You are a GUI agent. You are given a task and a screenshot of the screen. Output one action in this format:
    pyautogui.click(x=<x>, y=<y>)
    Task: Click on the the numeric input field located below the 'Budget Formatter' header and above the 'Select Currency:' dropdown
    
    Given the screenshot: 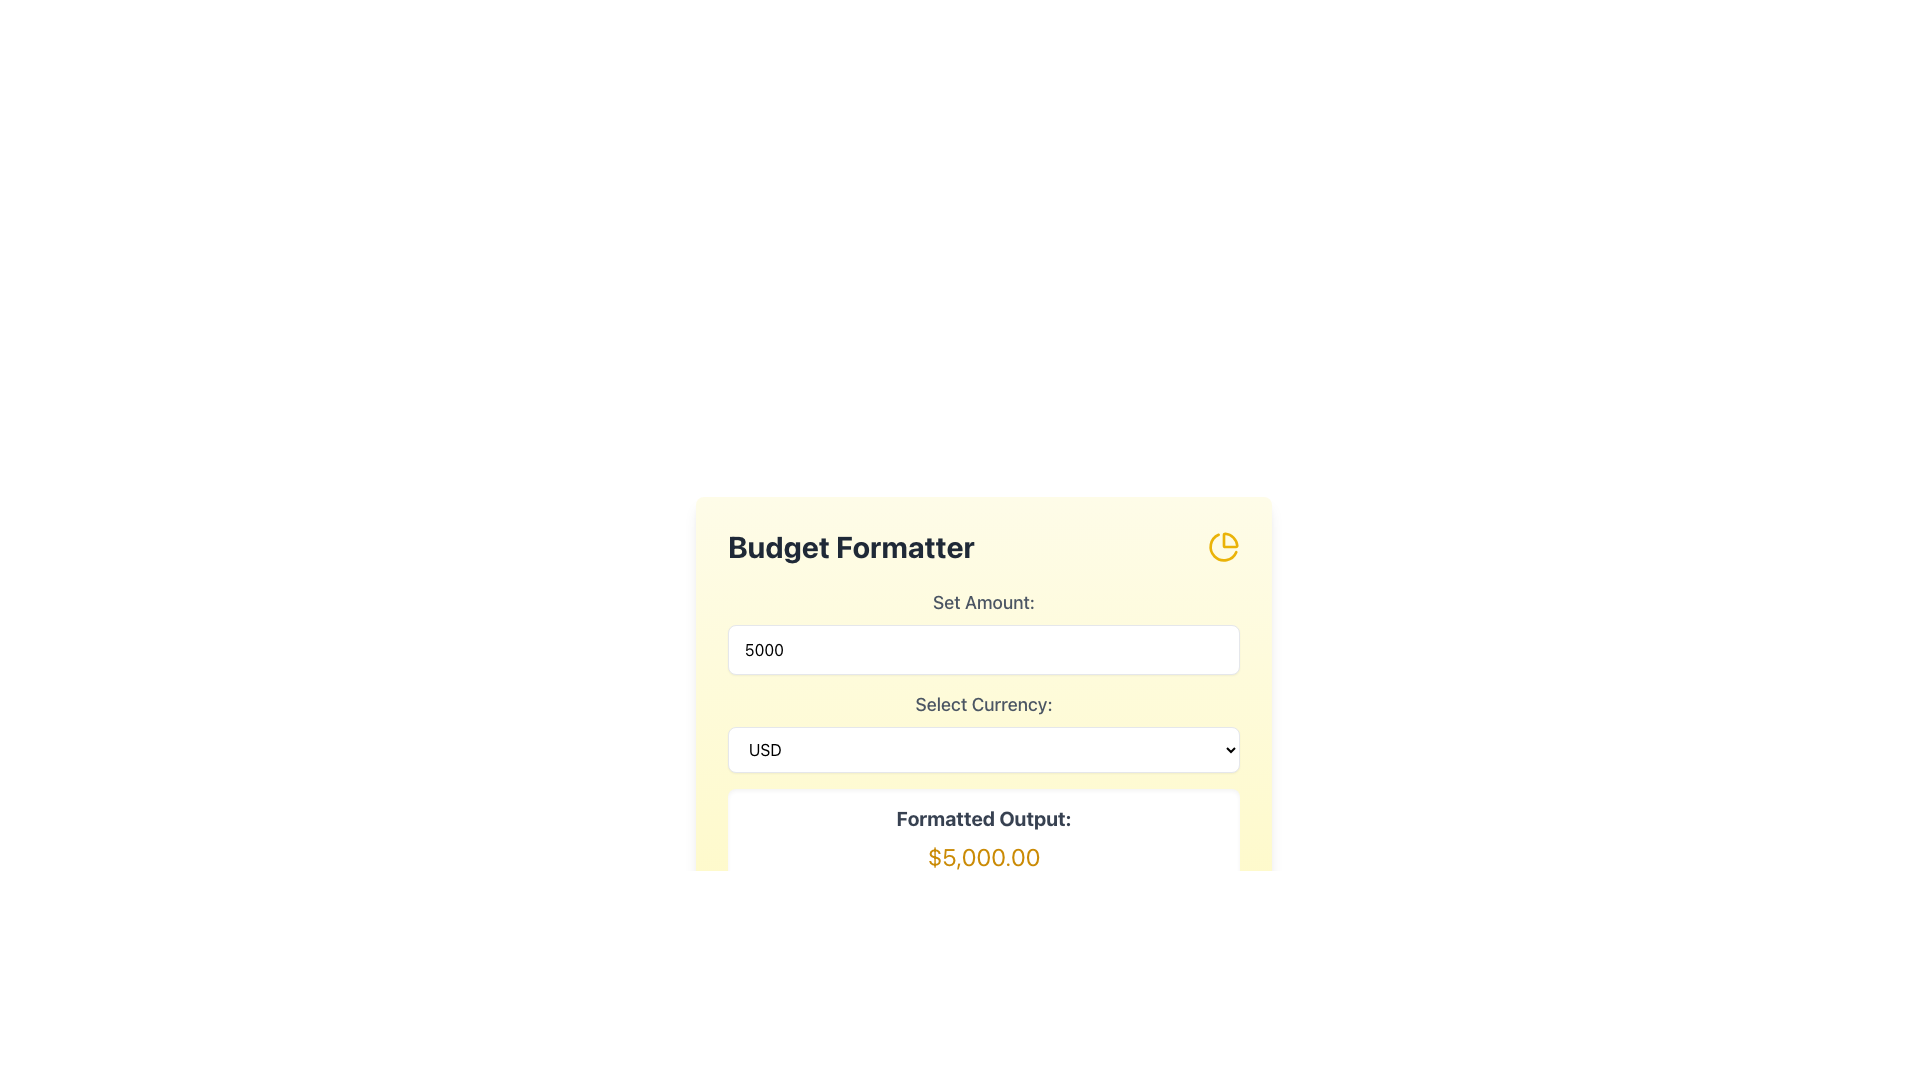 What is the action you would take?
    pyautogui.click(x=983, y=632)
    